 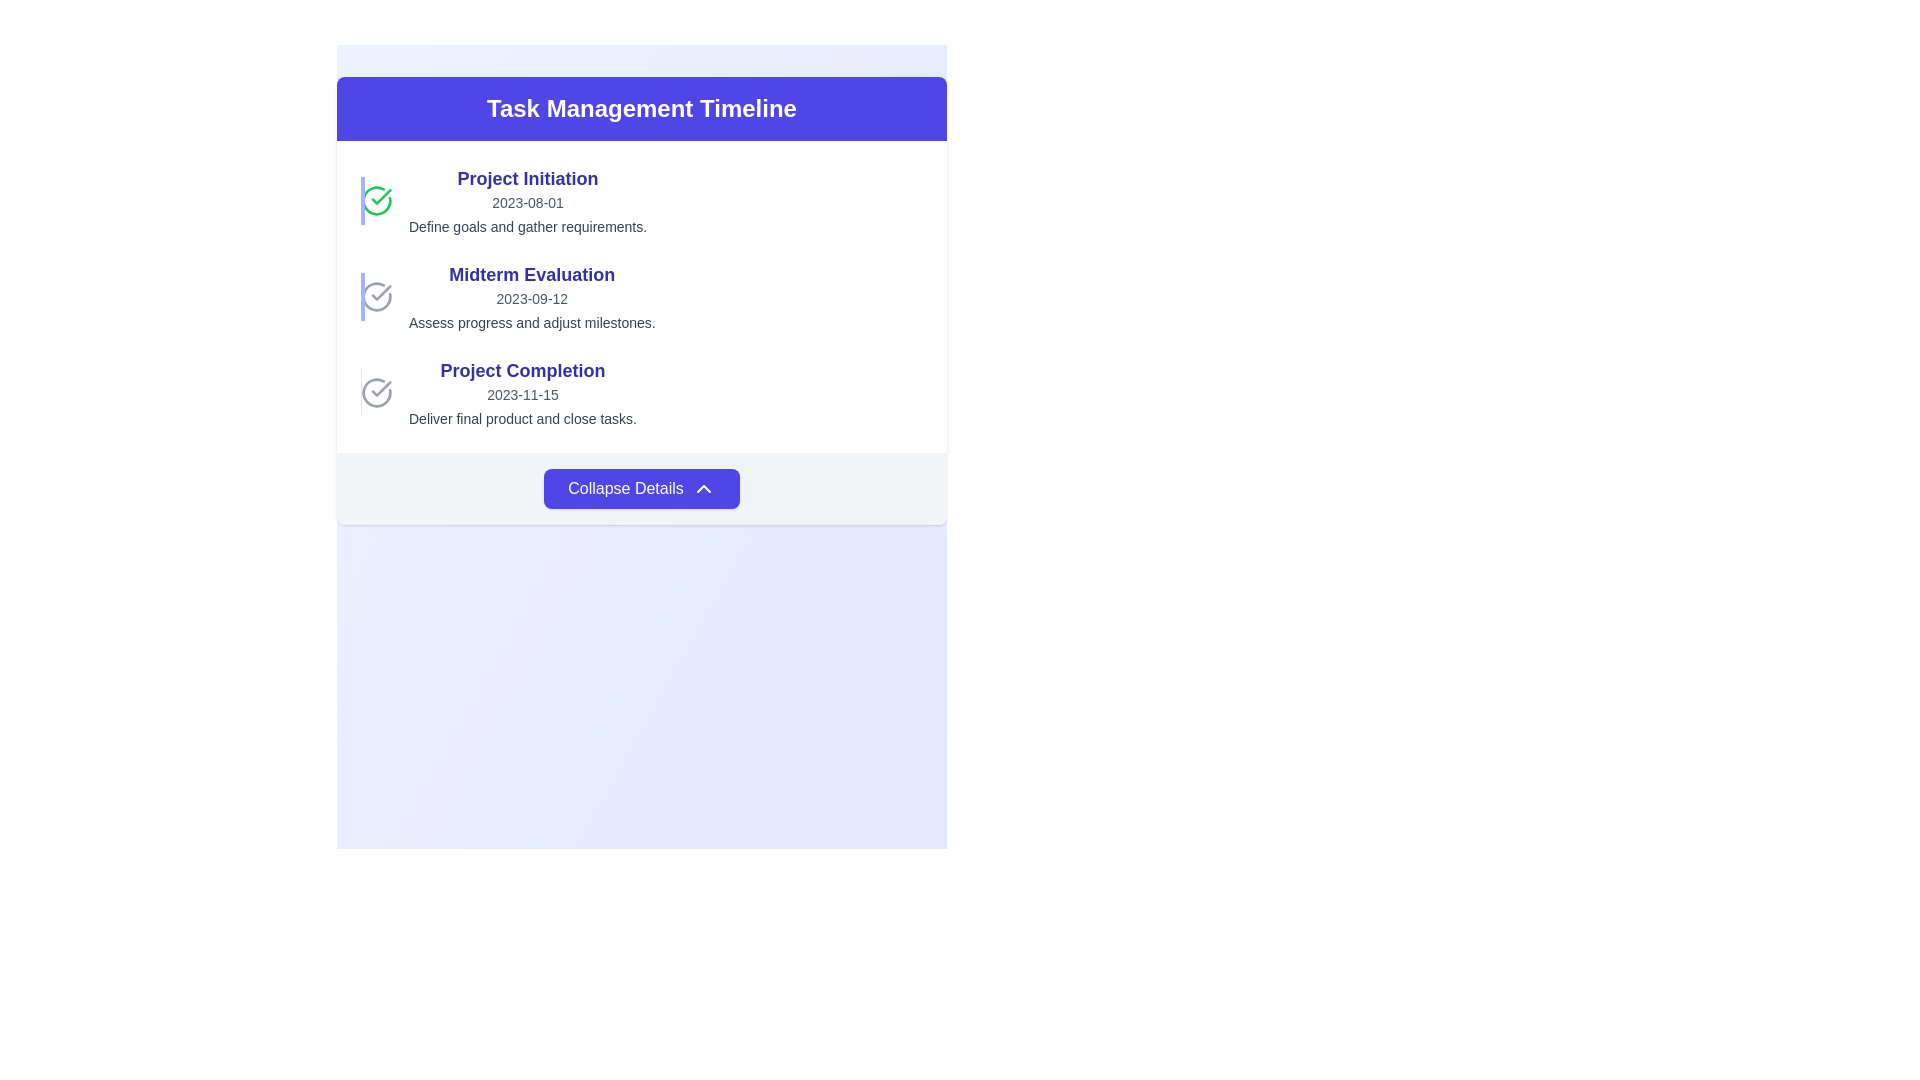 What do you see at coordinates (642, 489) in the screenshot?
I see `the collapsible toggle button located at the bottom of the task management card` at bounding box center [642, 489].